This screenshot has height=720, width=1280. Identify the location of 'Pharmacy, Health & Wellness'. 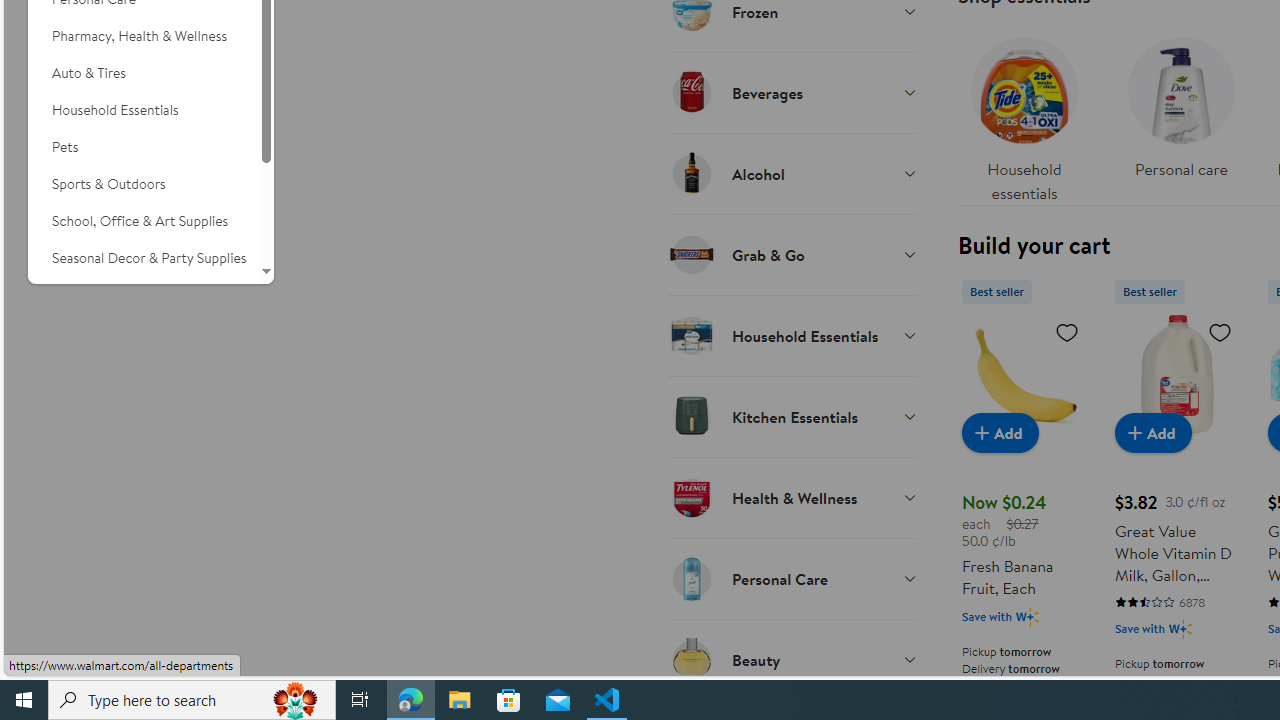
(142, 36).